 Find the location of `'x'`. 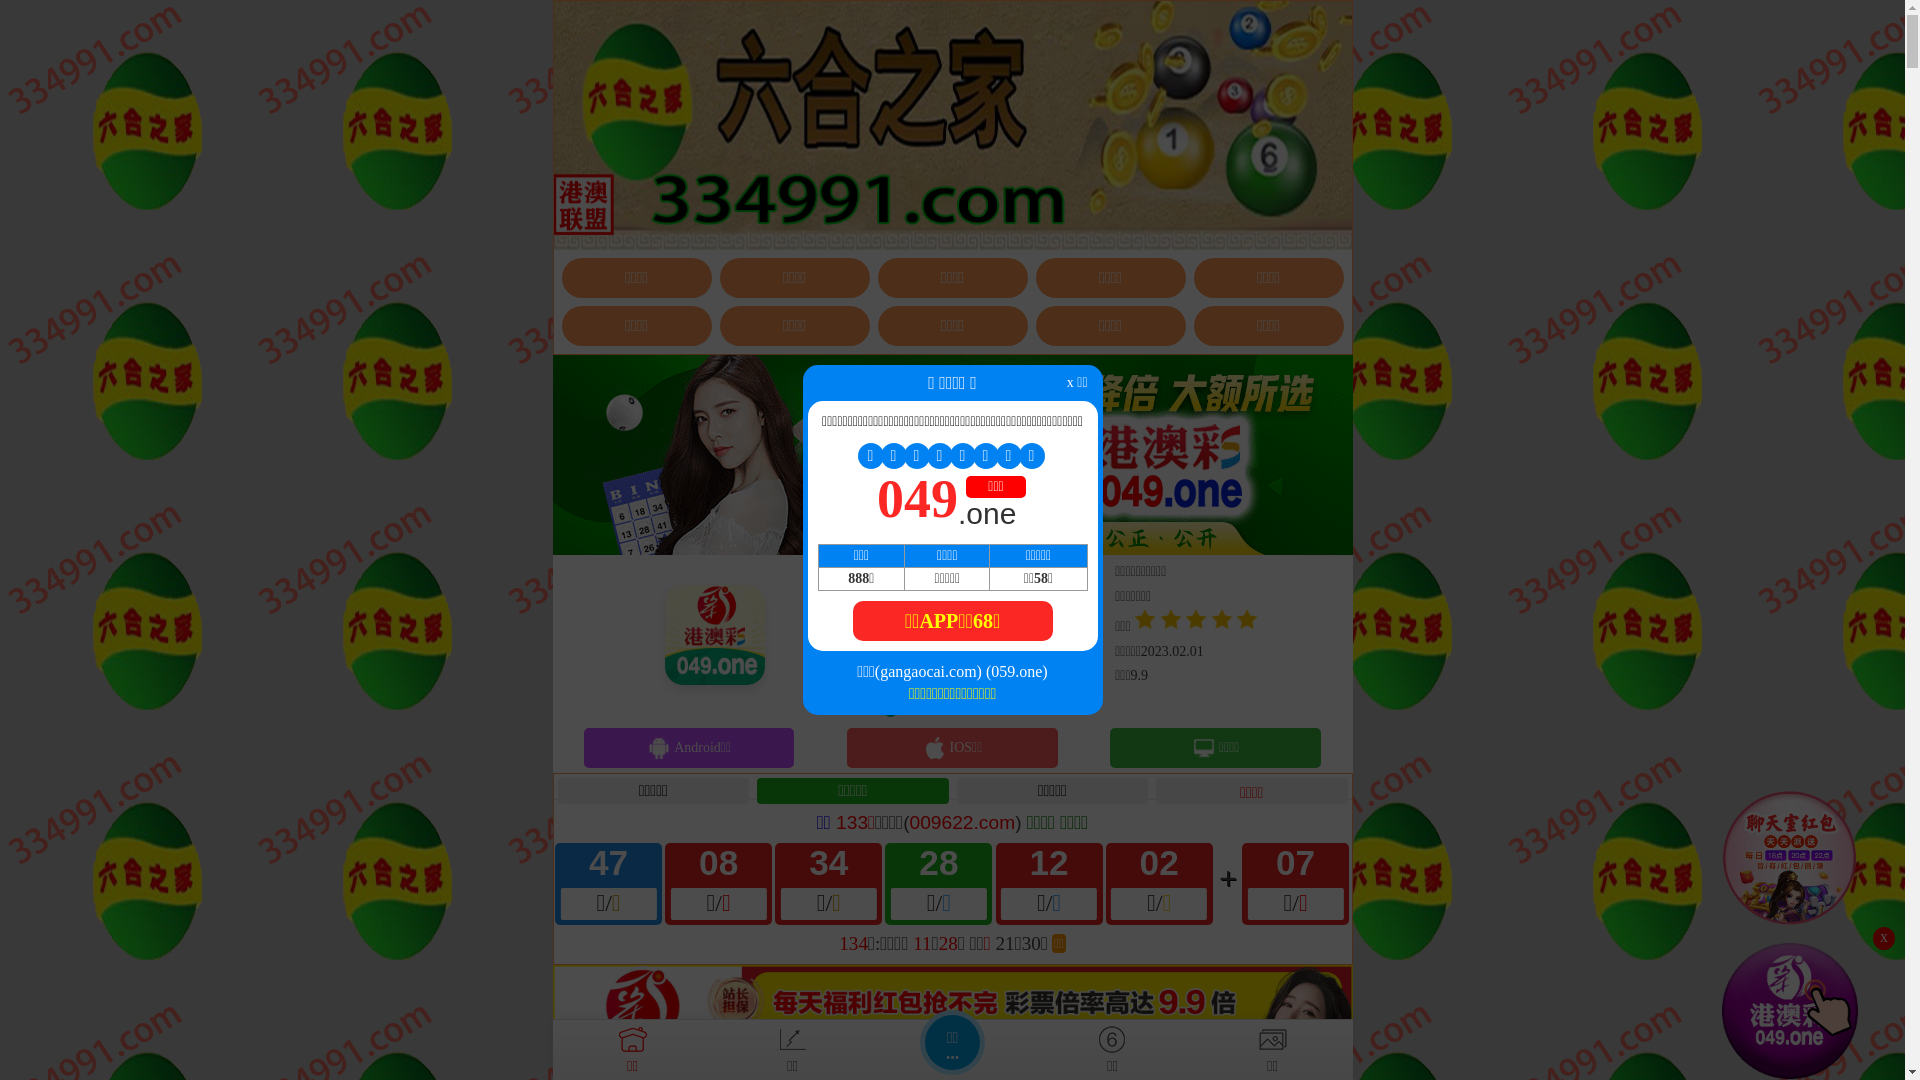

'x' is located at coordinates (1882, 938).